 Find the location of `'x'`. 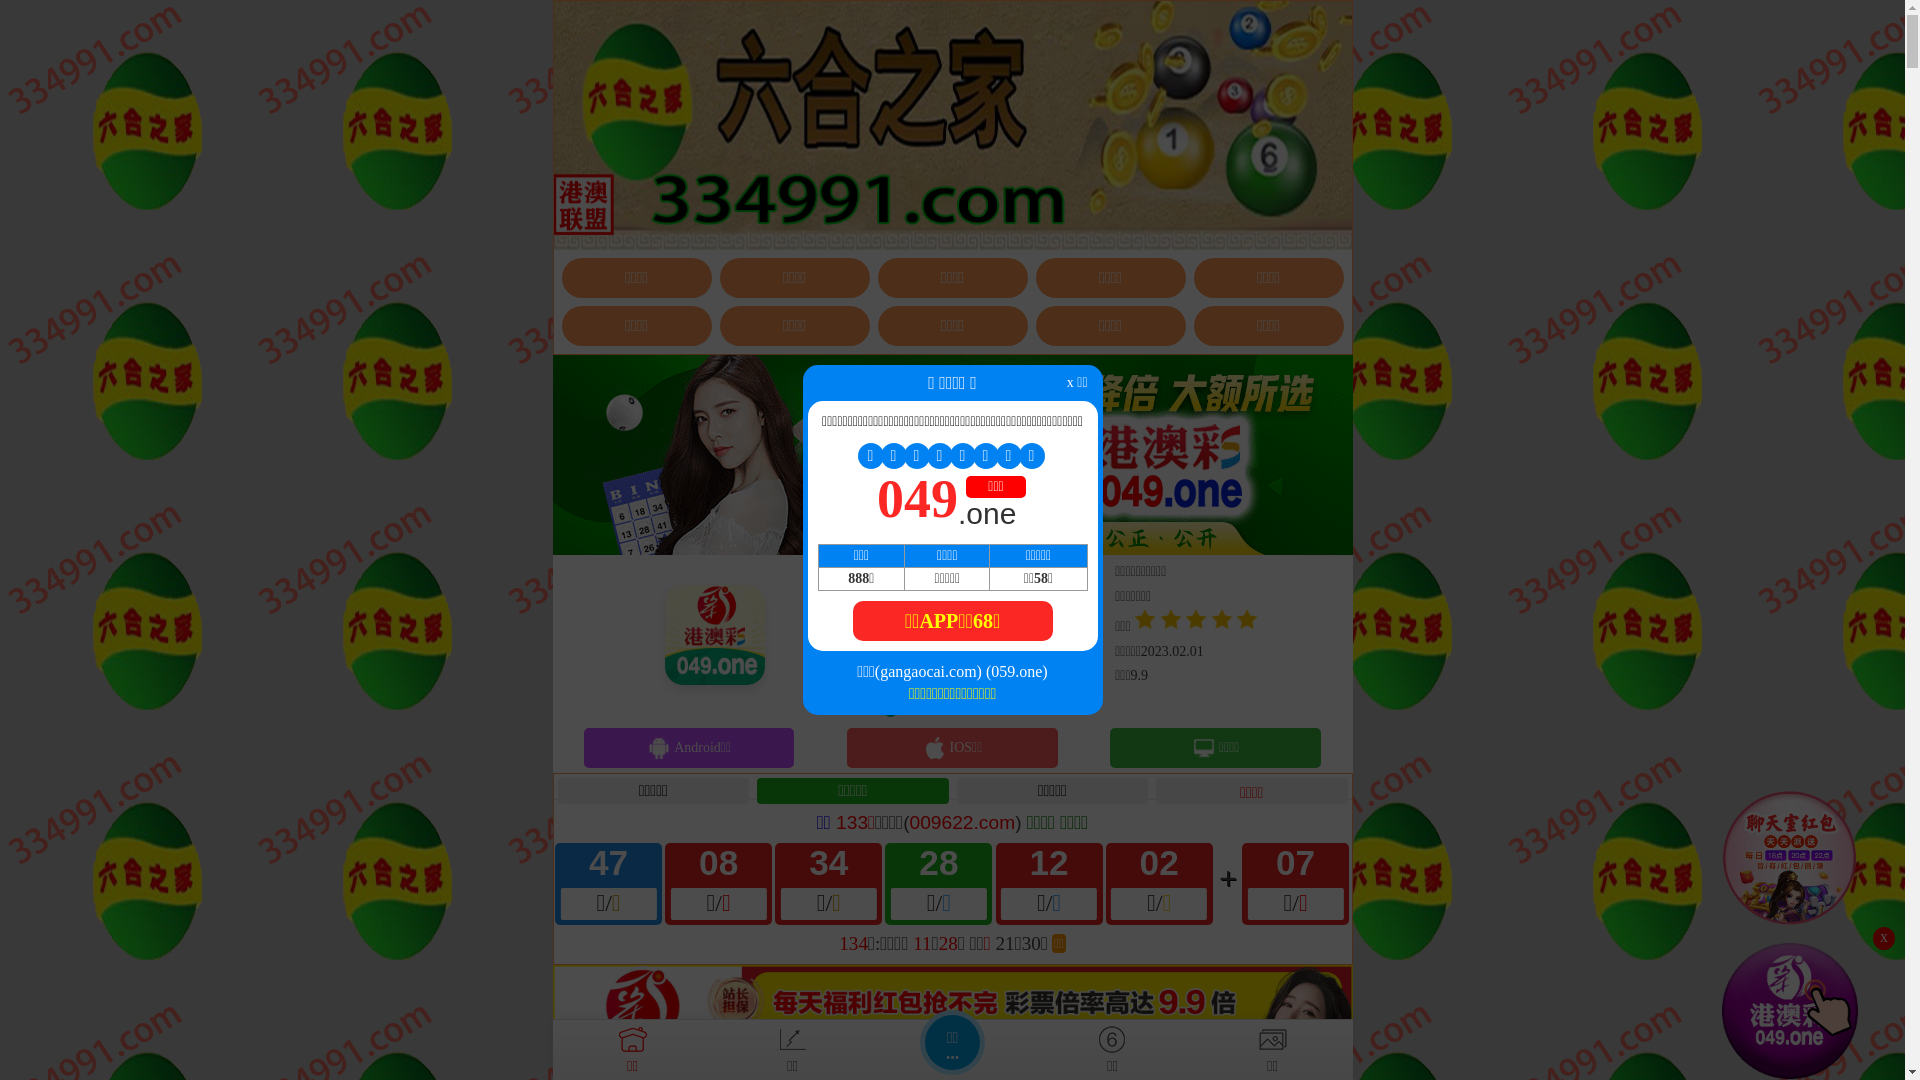

'x' is located at coordinates (1882, 938).